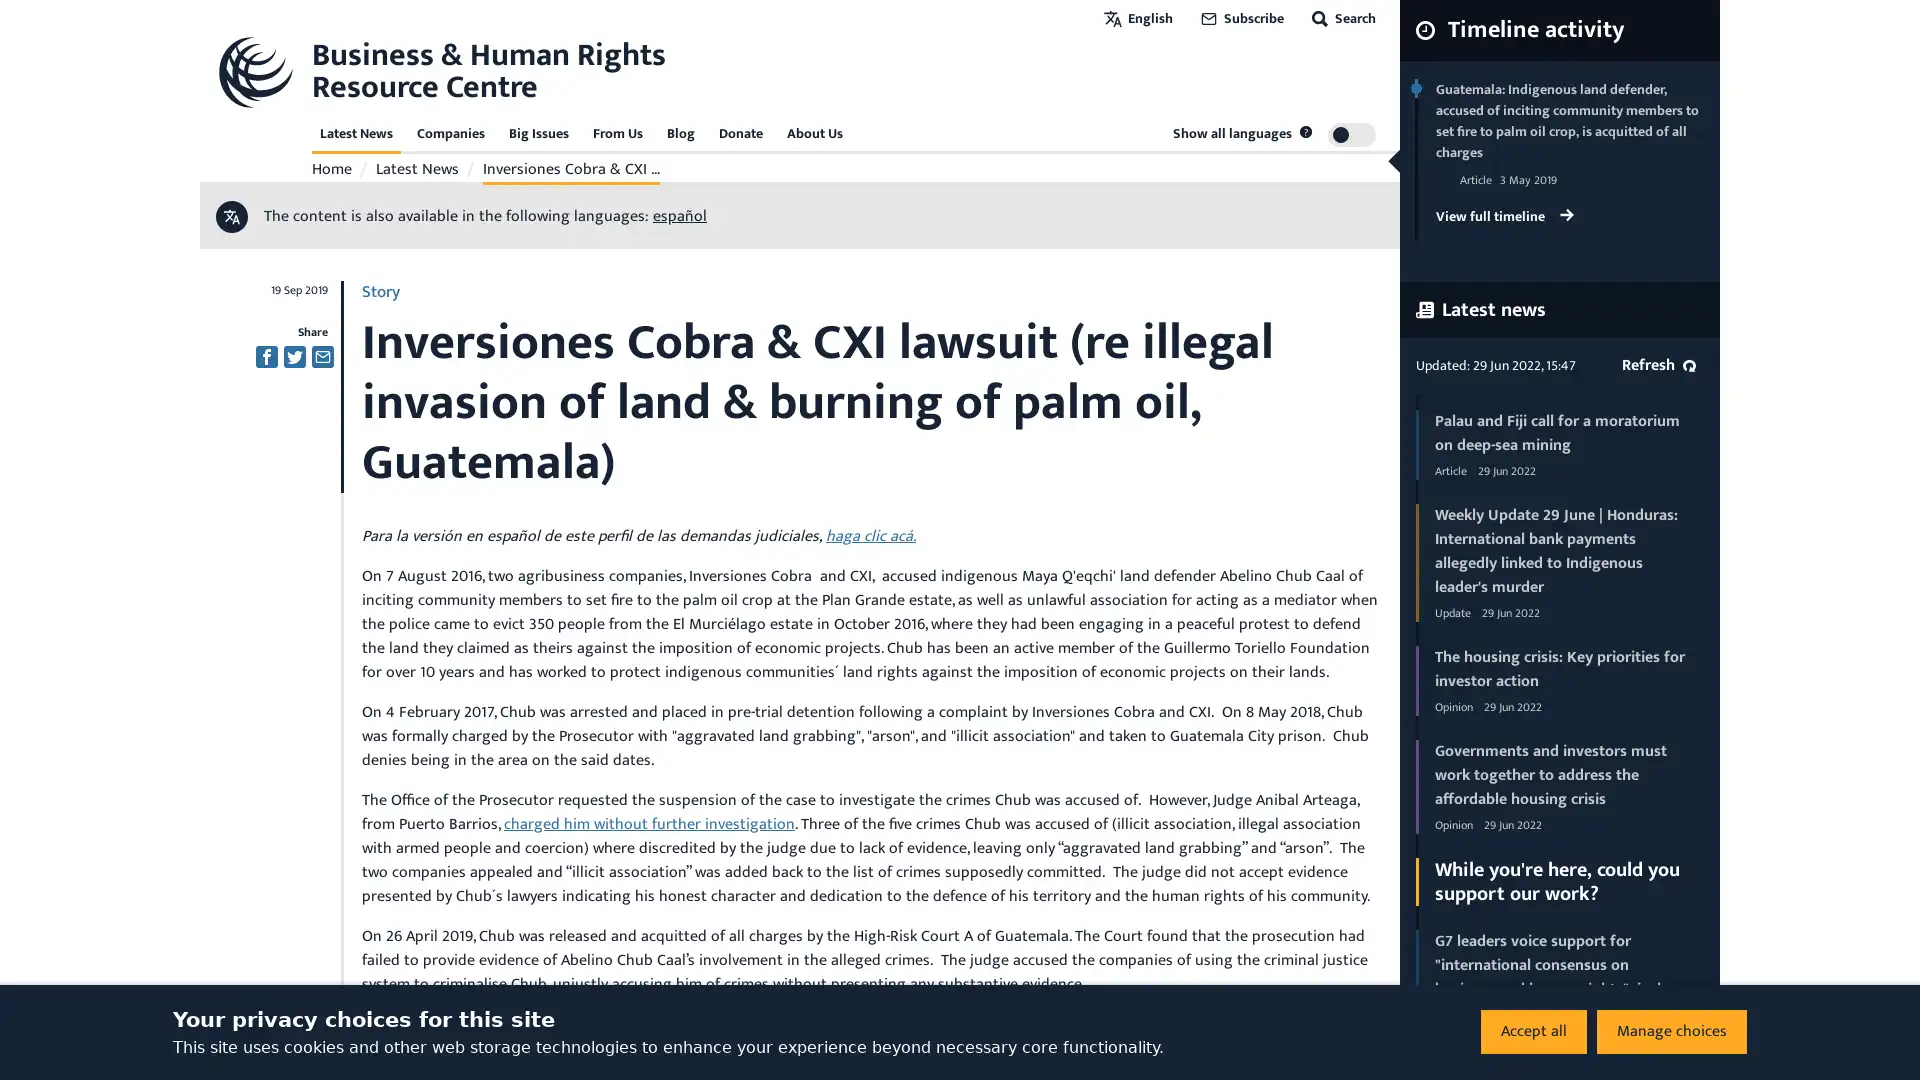  I want to click on Accept all, so click(1531, 1032).